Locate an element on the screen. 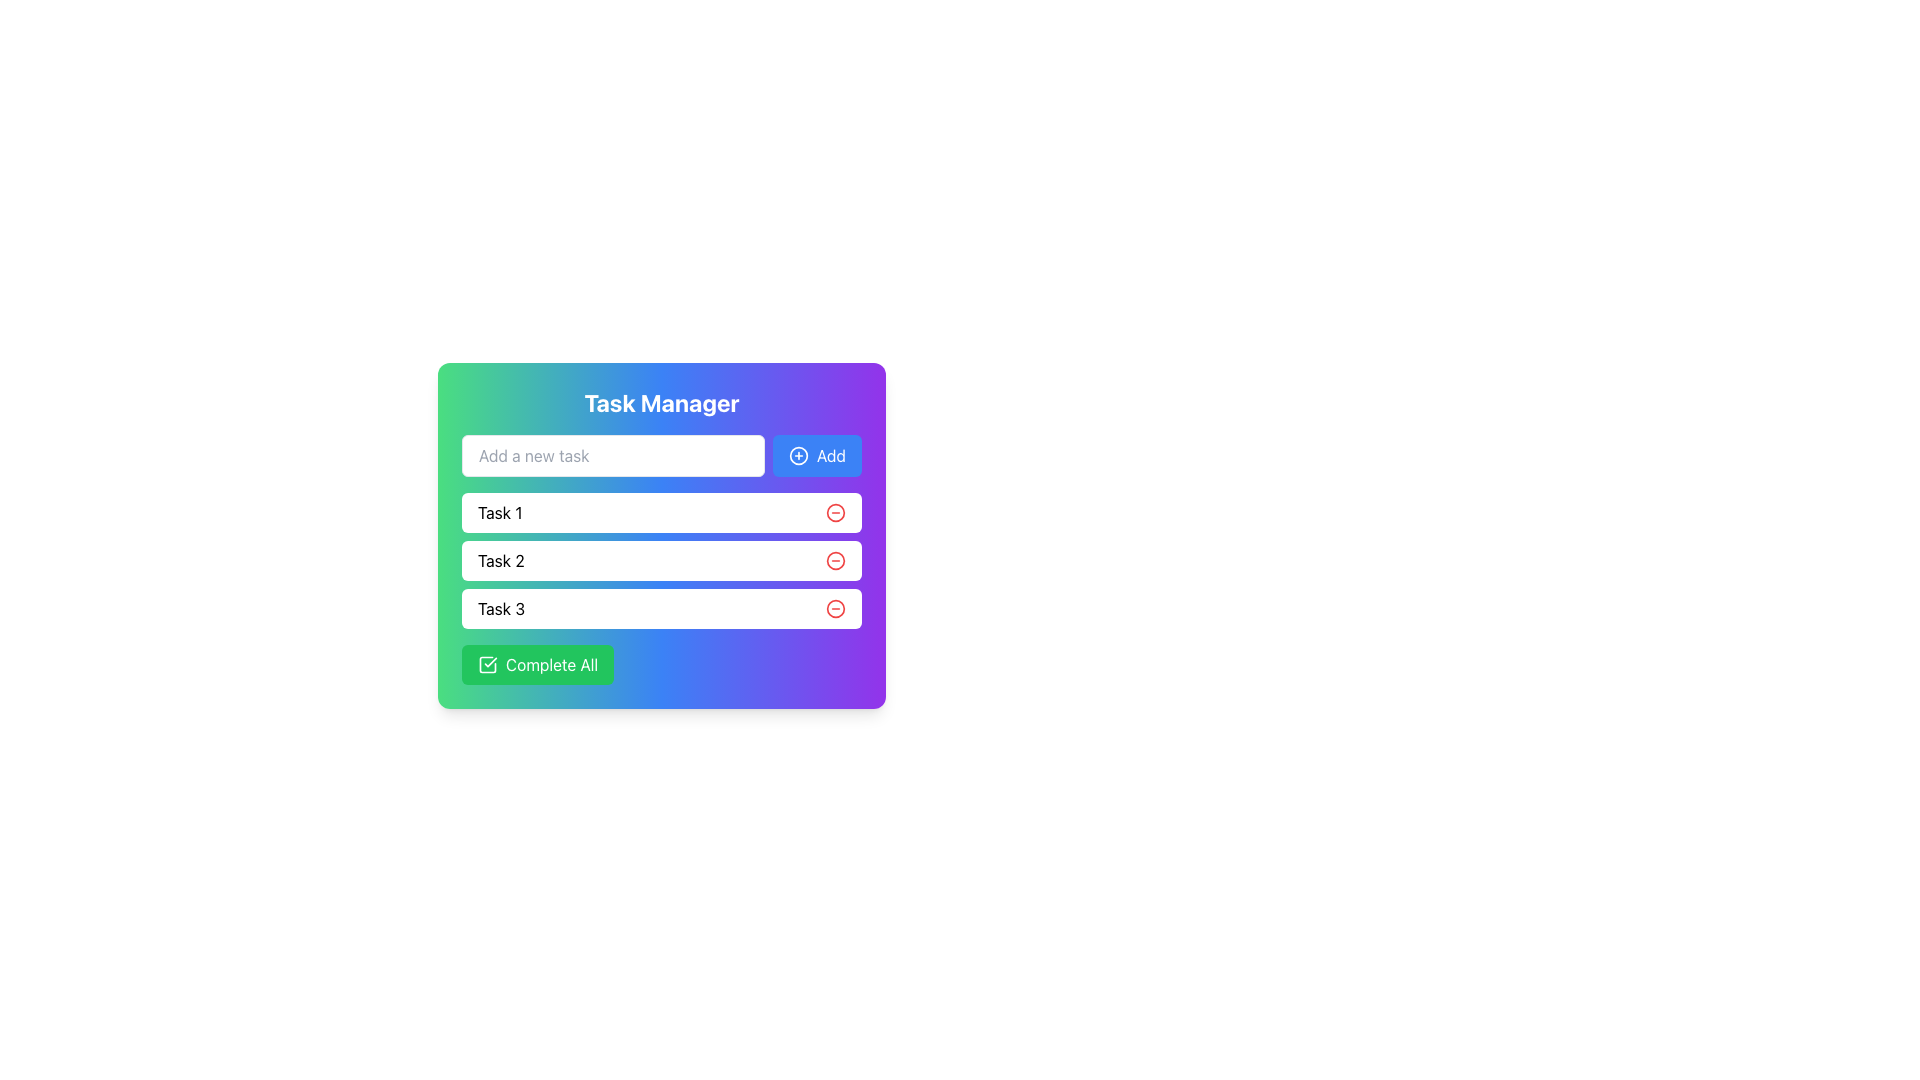 The height and width of the screenshot is (1080, 1920). the square check icon representing the 'Complete All' functionality located within the green button below the task list is located at coordinates (488, 664).